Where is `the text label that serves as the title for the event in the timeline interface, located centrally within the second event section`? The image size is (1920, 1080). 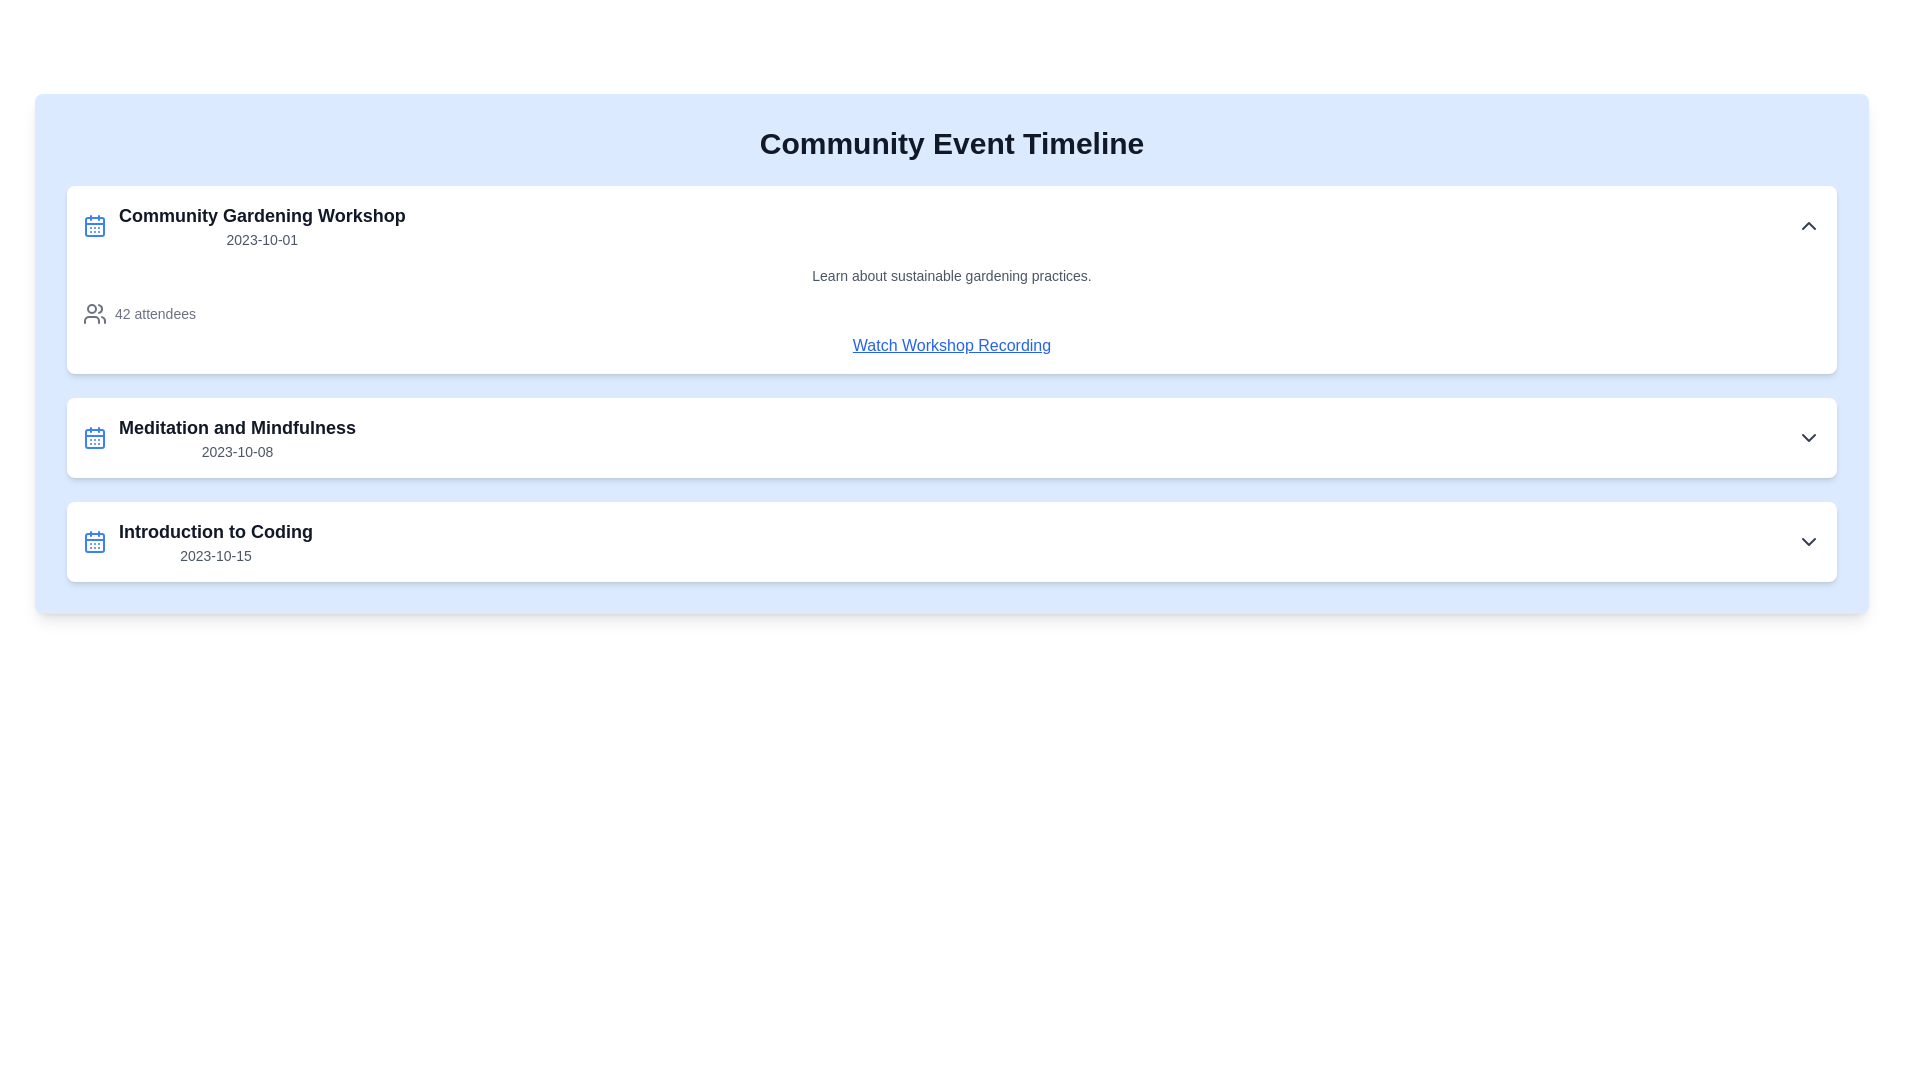 the text label that serves as the title for the event in the timeline interface, located centrally within the second event section is located at coordinates (237, 427).